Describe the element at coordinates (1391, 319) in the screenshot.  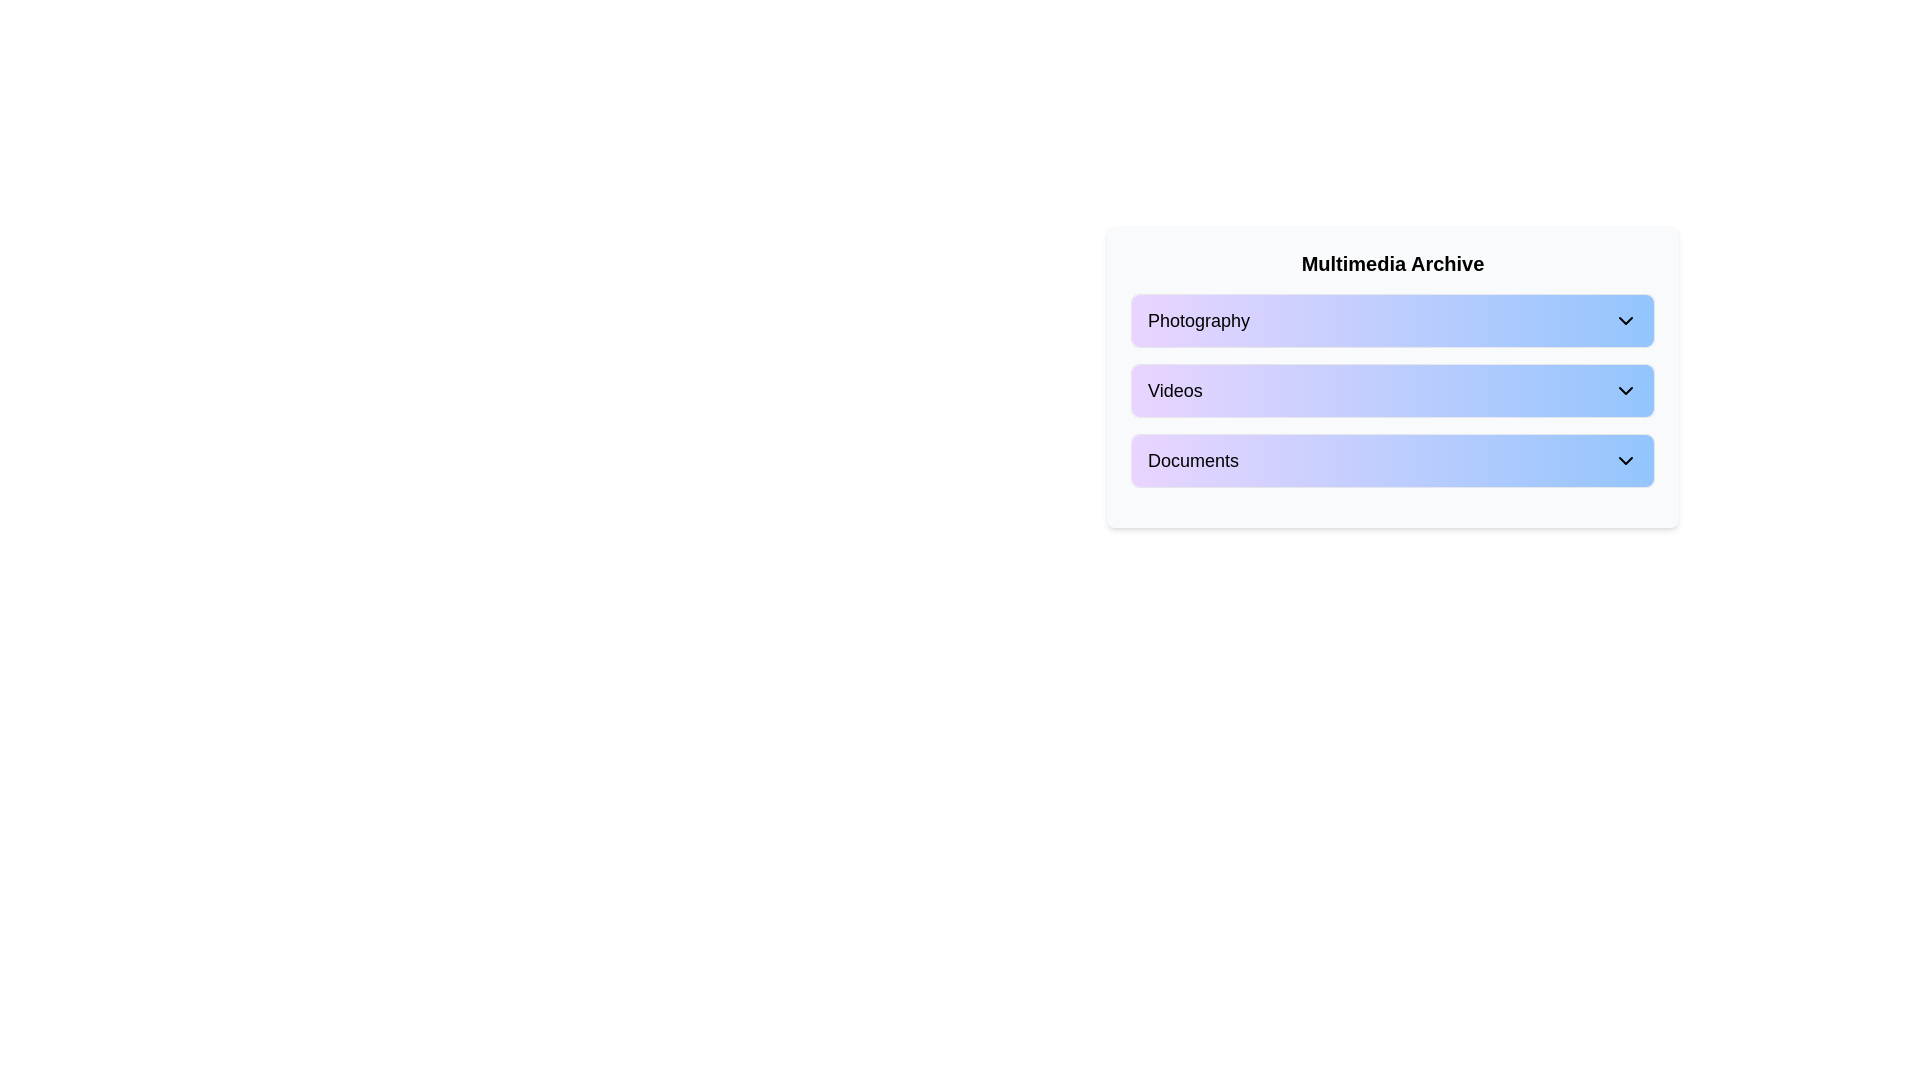
I see `the 'Photography' dropdown button located at the top of the 'Multimedia Archive' section` at that location.